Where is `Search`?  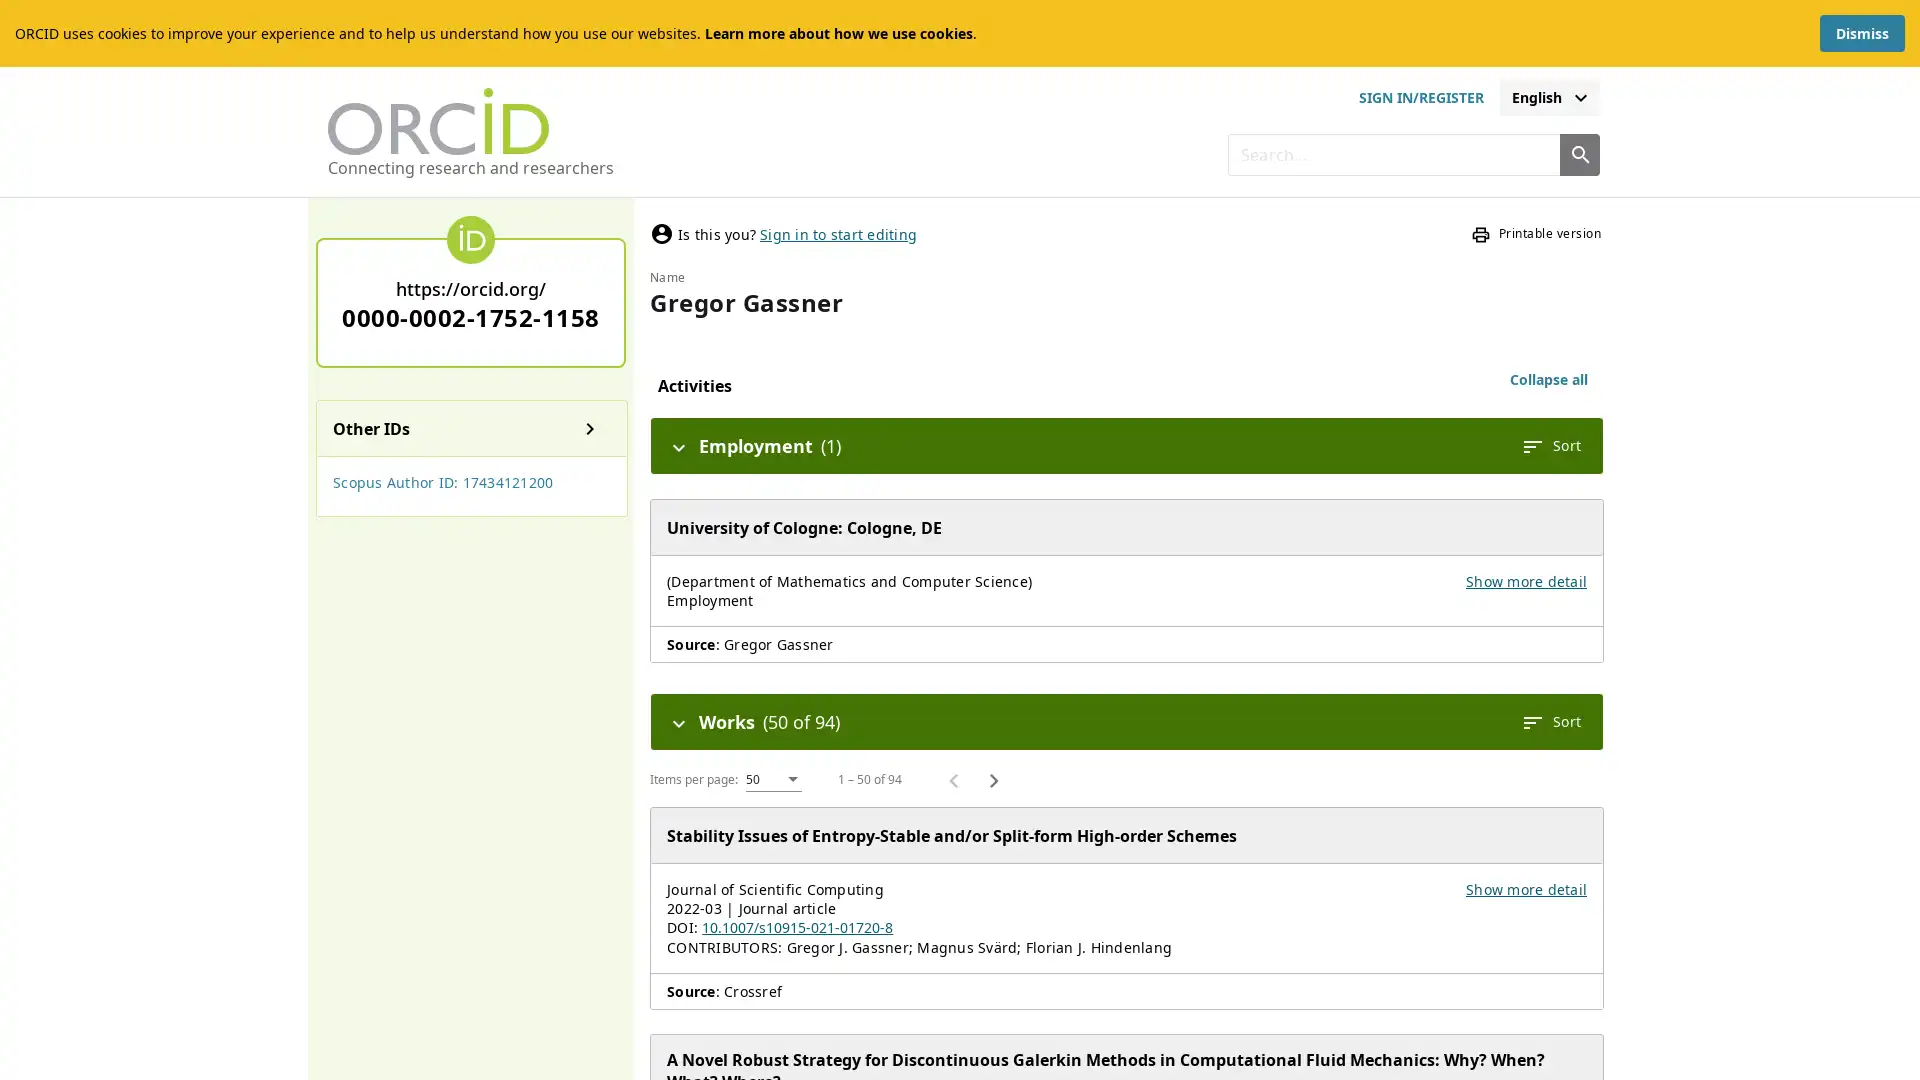
Search is located at coordinates (1578, 153).